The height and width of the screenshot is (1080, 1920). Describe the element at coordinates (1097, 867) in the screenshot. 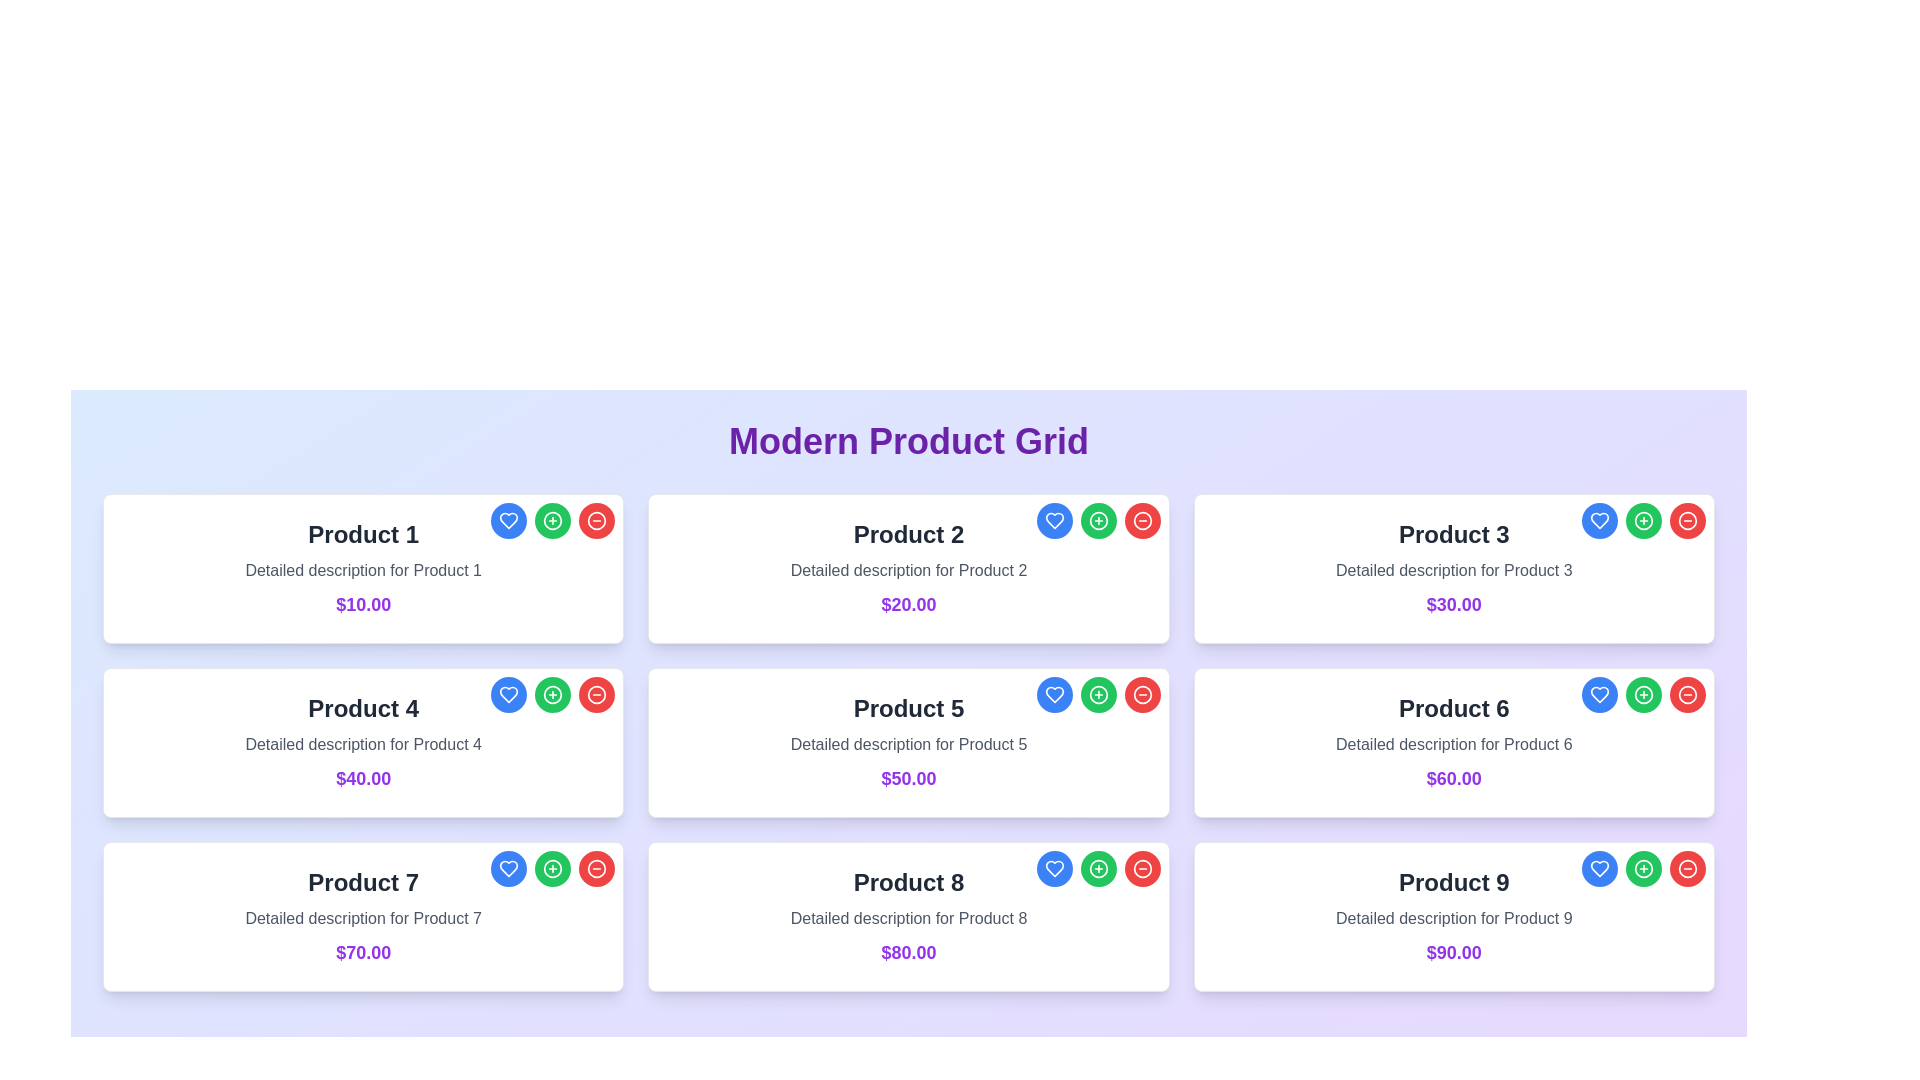

I see `the 'Add' button located in the top-right corner of the product card labeled 'Product 8'` at that location.